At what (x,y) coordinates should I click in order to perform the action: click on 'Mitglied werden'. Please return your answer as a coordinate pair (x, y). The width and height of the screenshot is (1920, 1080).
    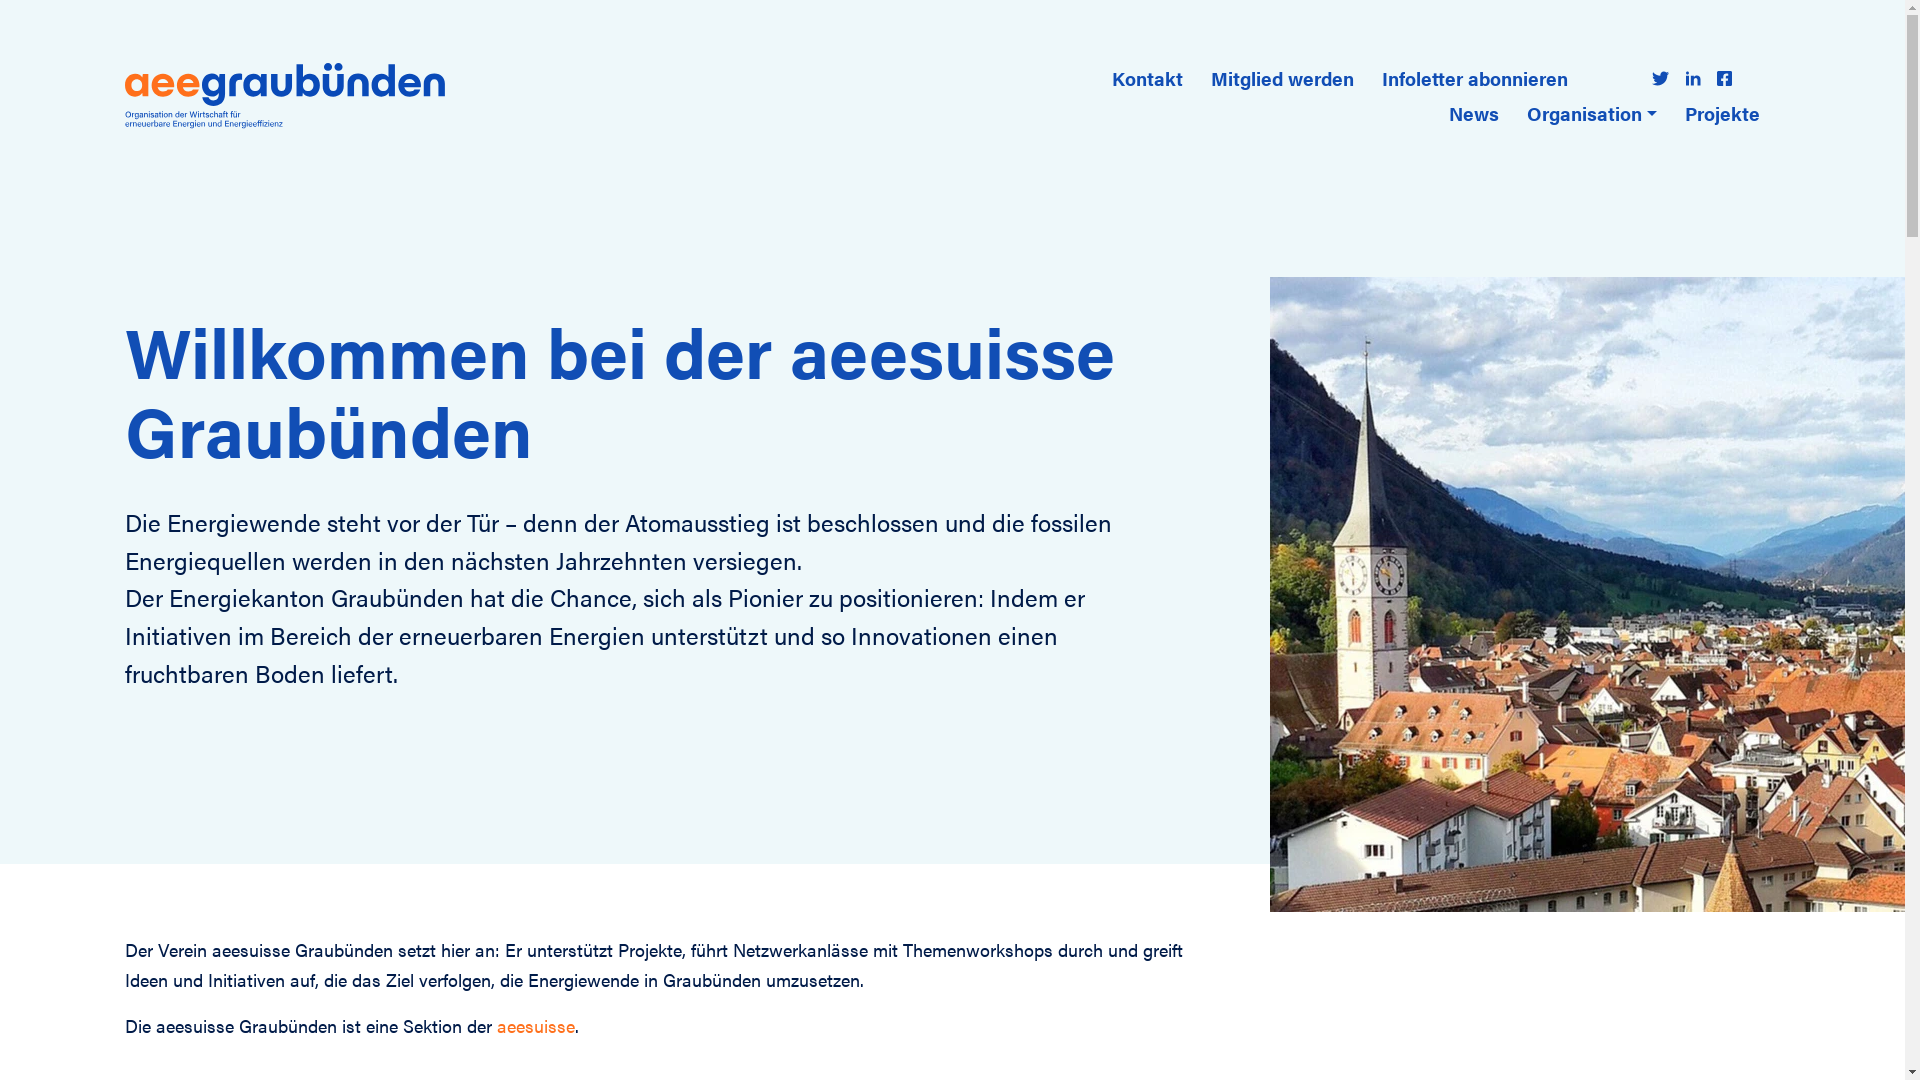
    Looking at the image, I should click on (1282, 77).